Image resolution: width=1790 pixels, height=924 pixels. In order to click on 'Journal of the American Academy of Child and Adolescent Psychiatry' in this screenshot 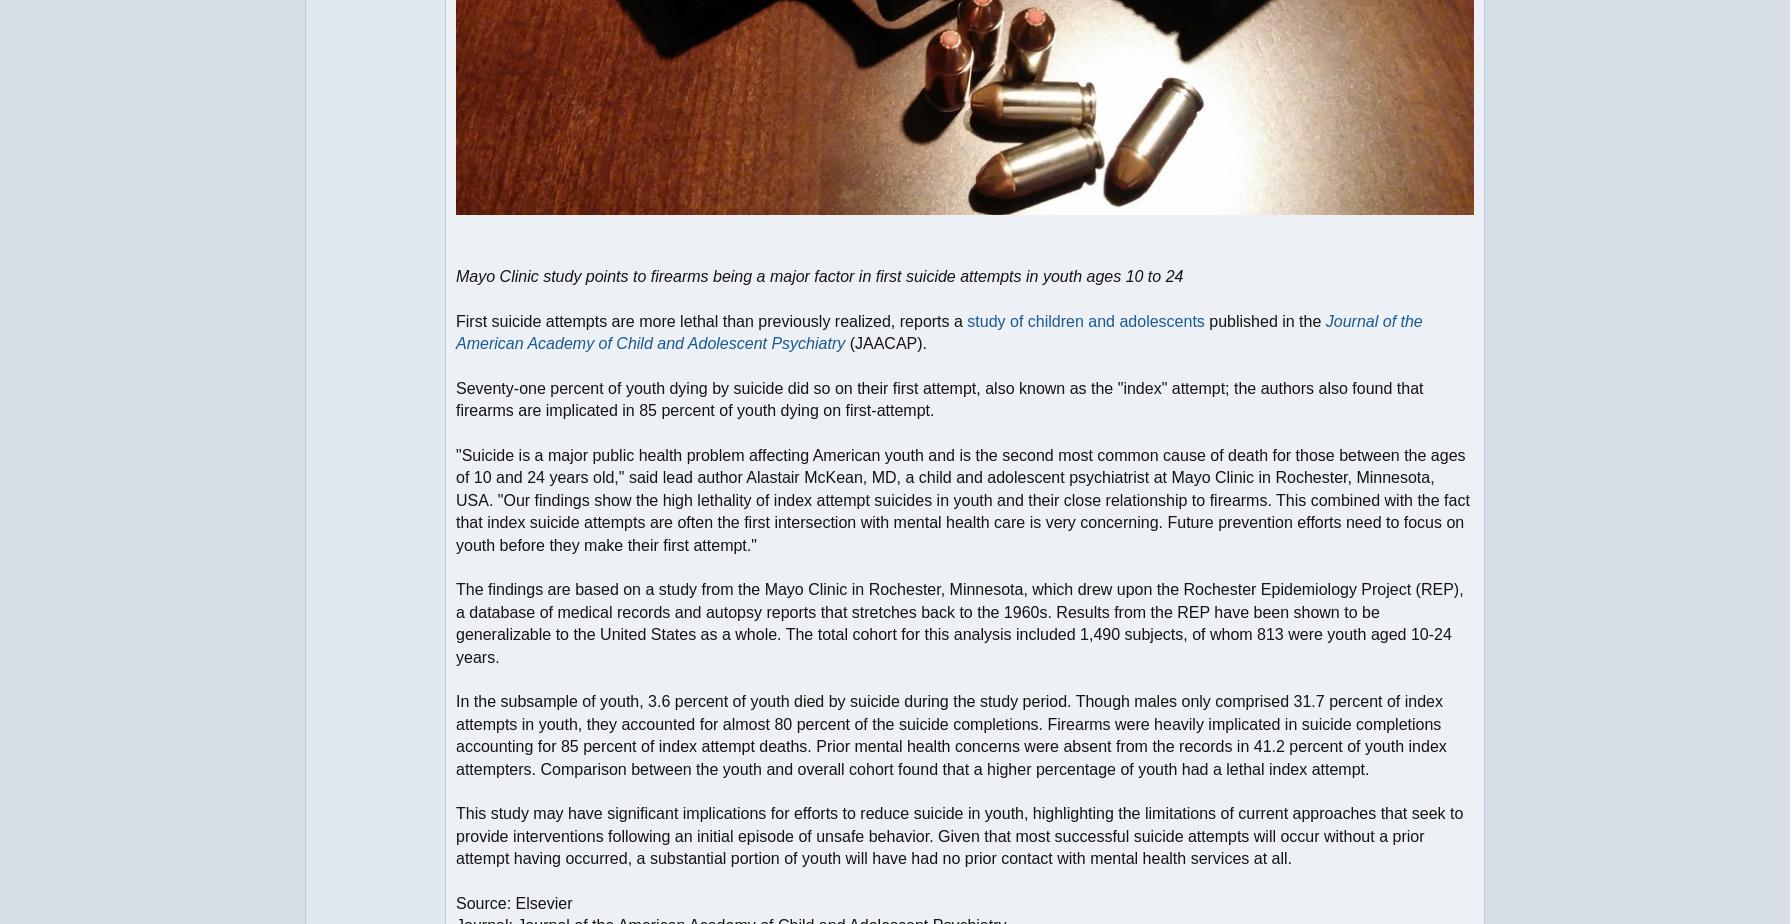, I will do `click(939, 331)`.